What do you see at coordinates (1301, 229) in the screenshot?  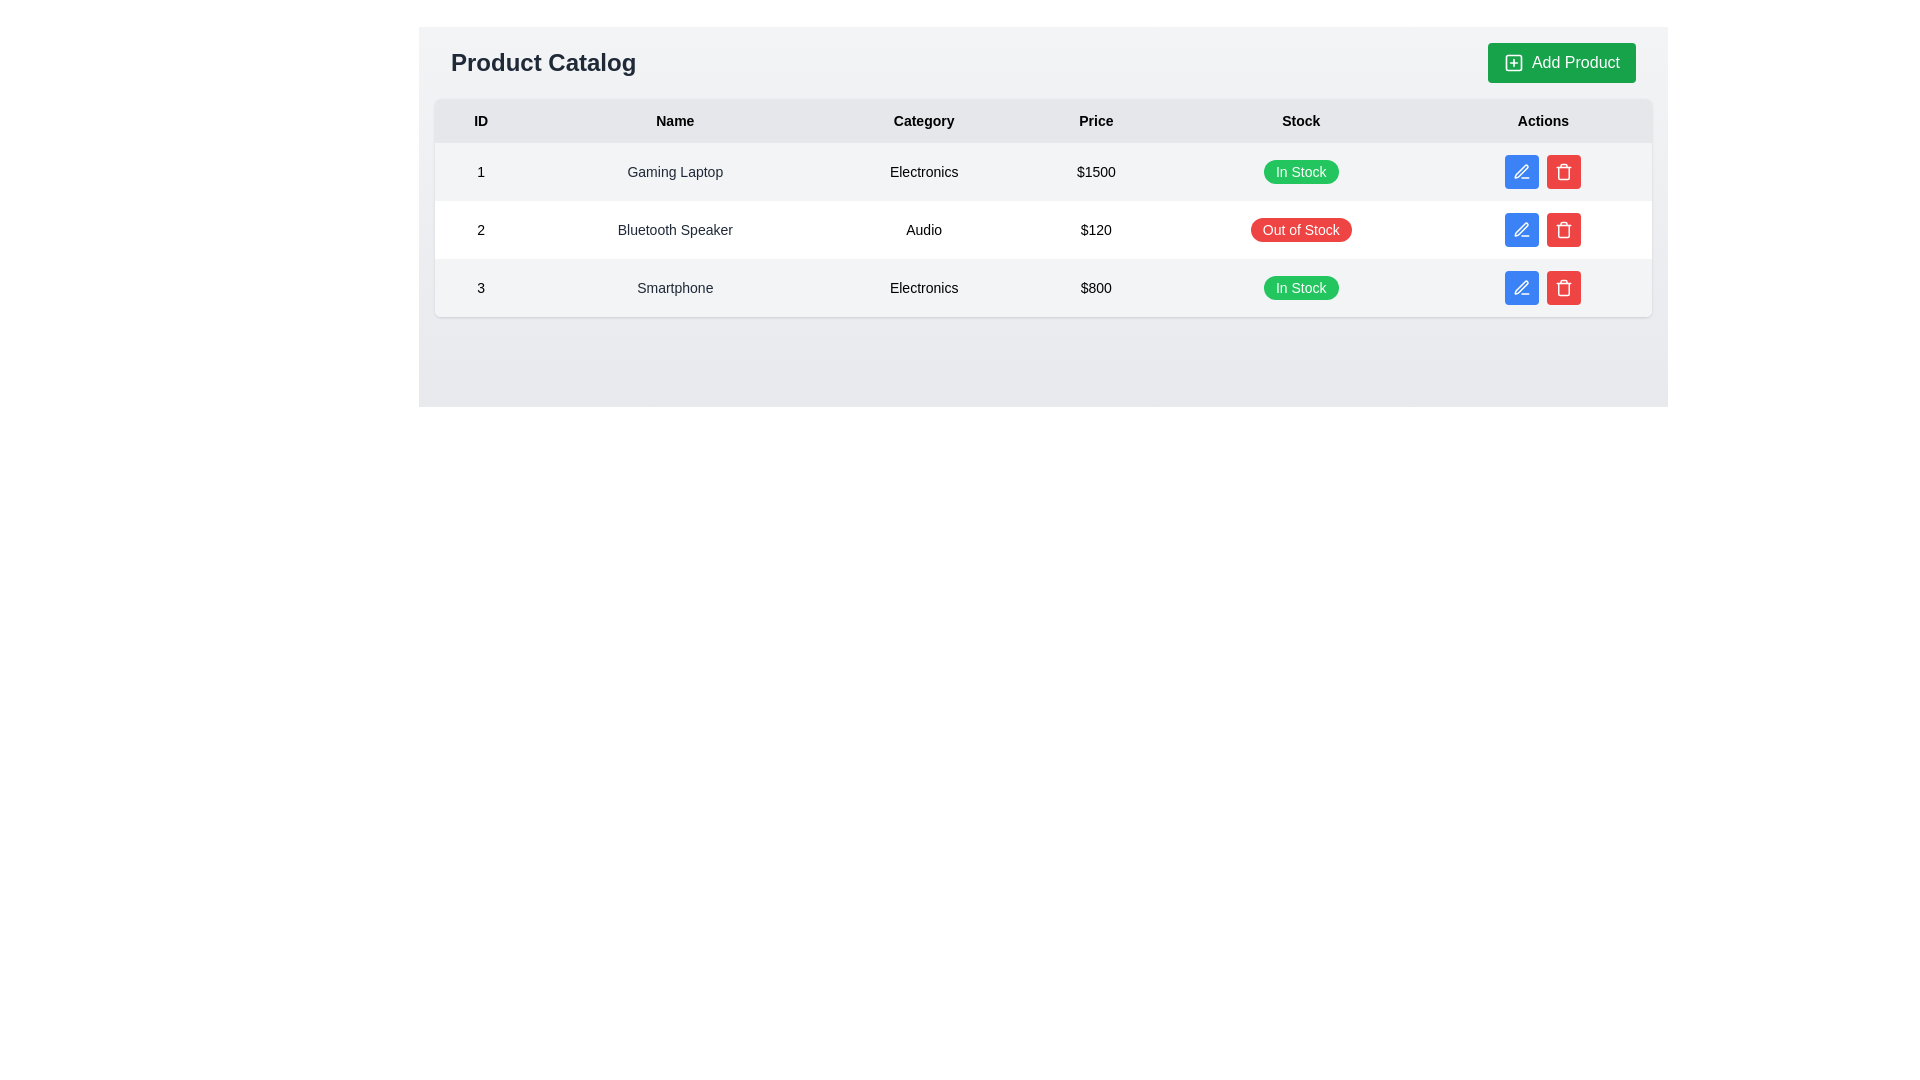 I see `the non-interactive red button labeled 'Out of Stock' located in the 'Stock' column of the table for 'Bluetooth Speaker'` at bounding box center [1301, 229].